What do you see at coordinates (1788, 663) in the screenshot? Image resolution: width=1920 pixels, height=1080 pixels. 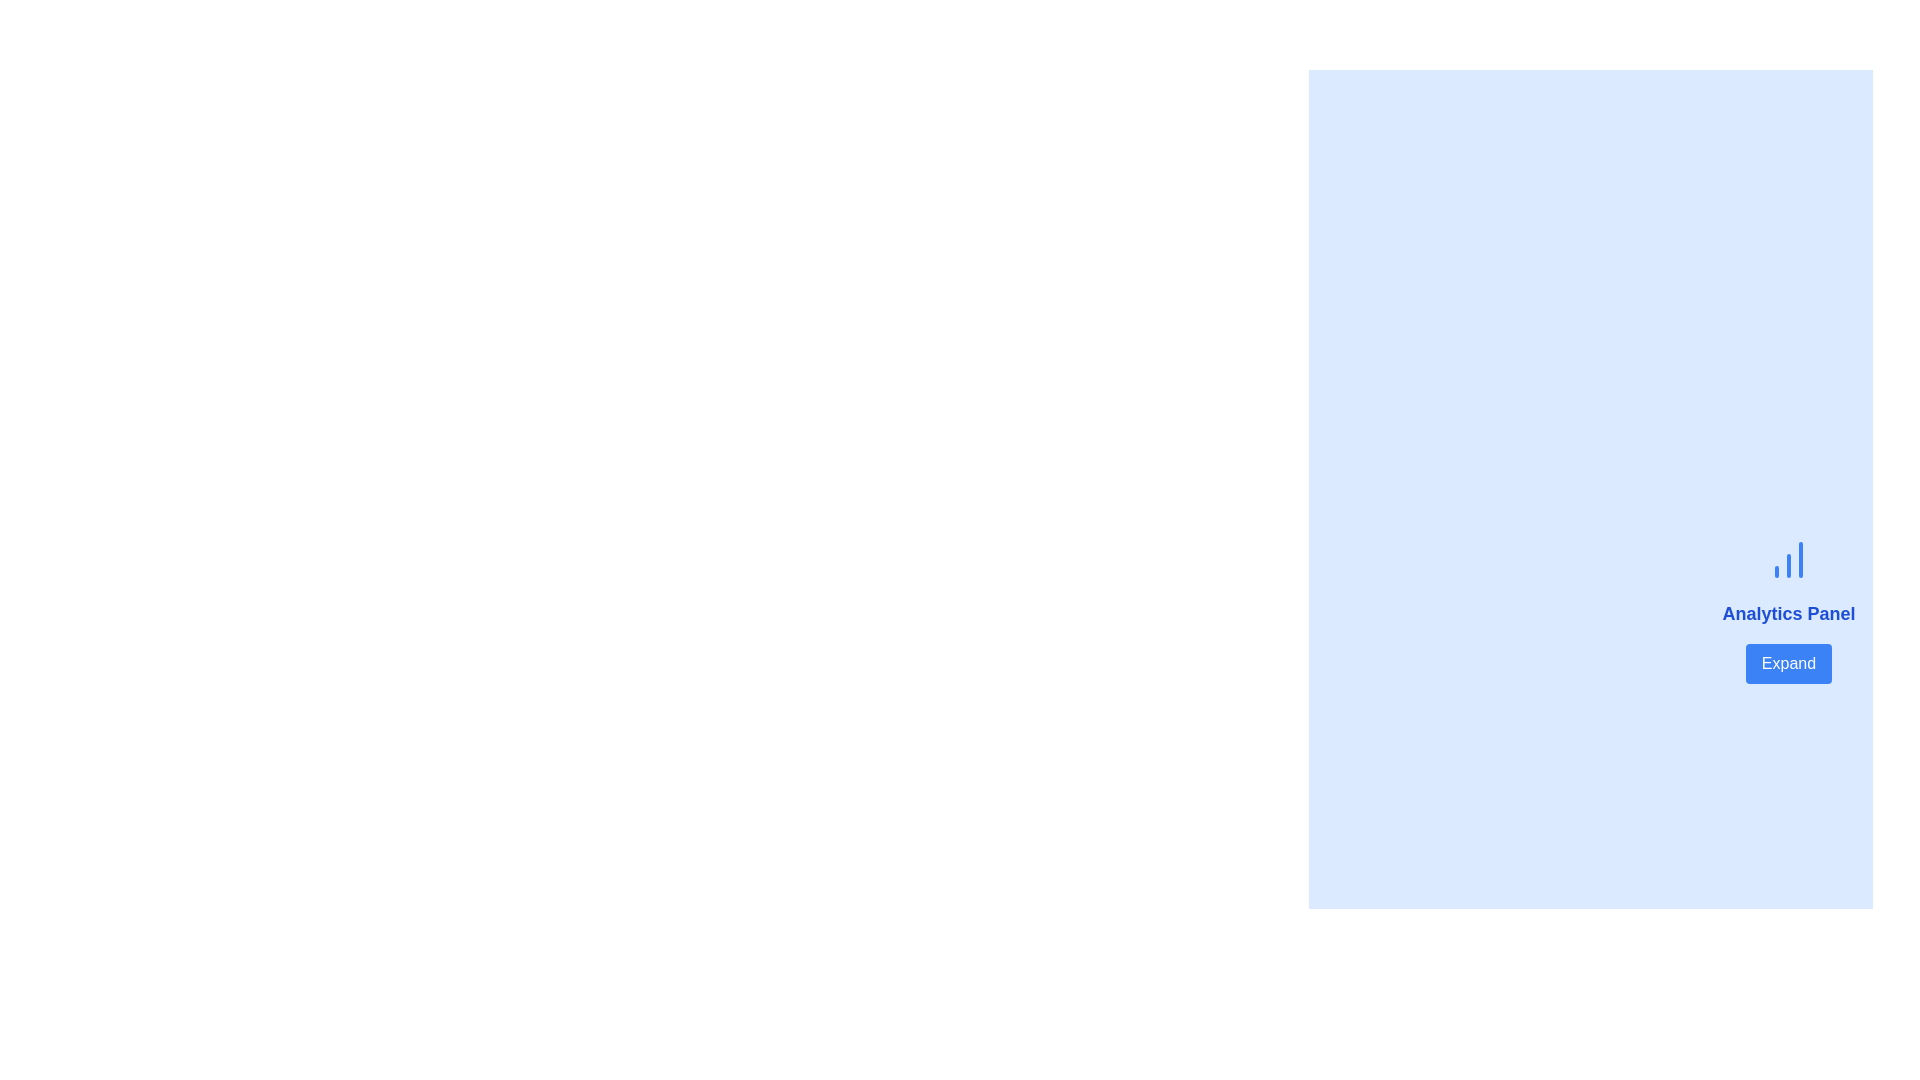 I see `the button located at the bottom of the 'Analytics Panel' section` at bounding box center [1788, 663].